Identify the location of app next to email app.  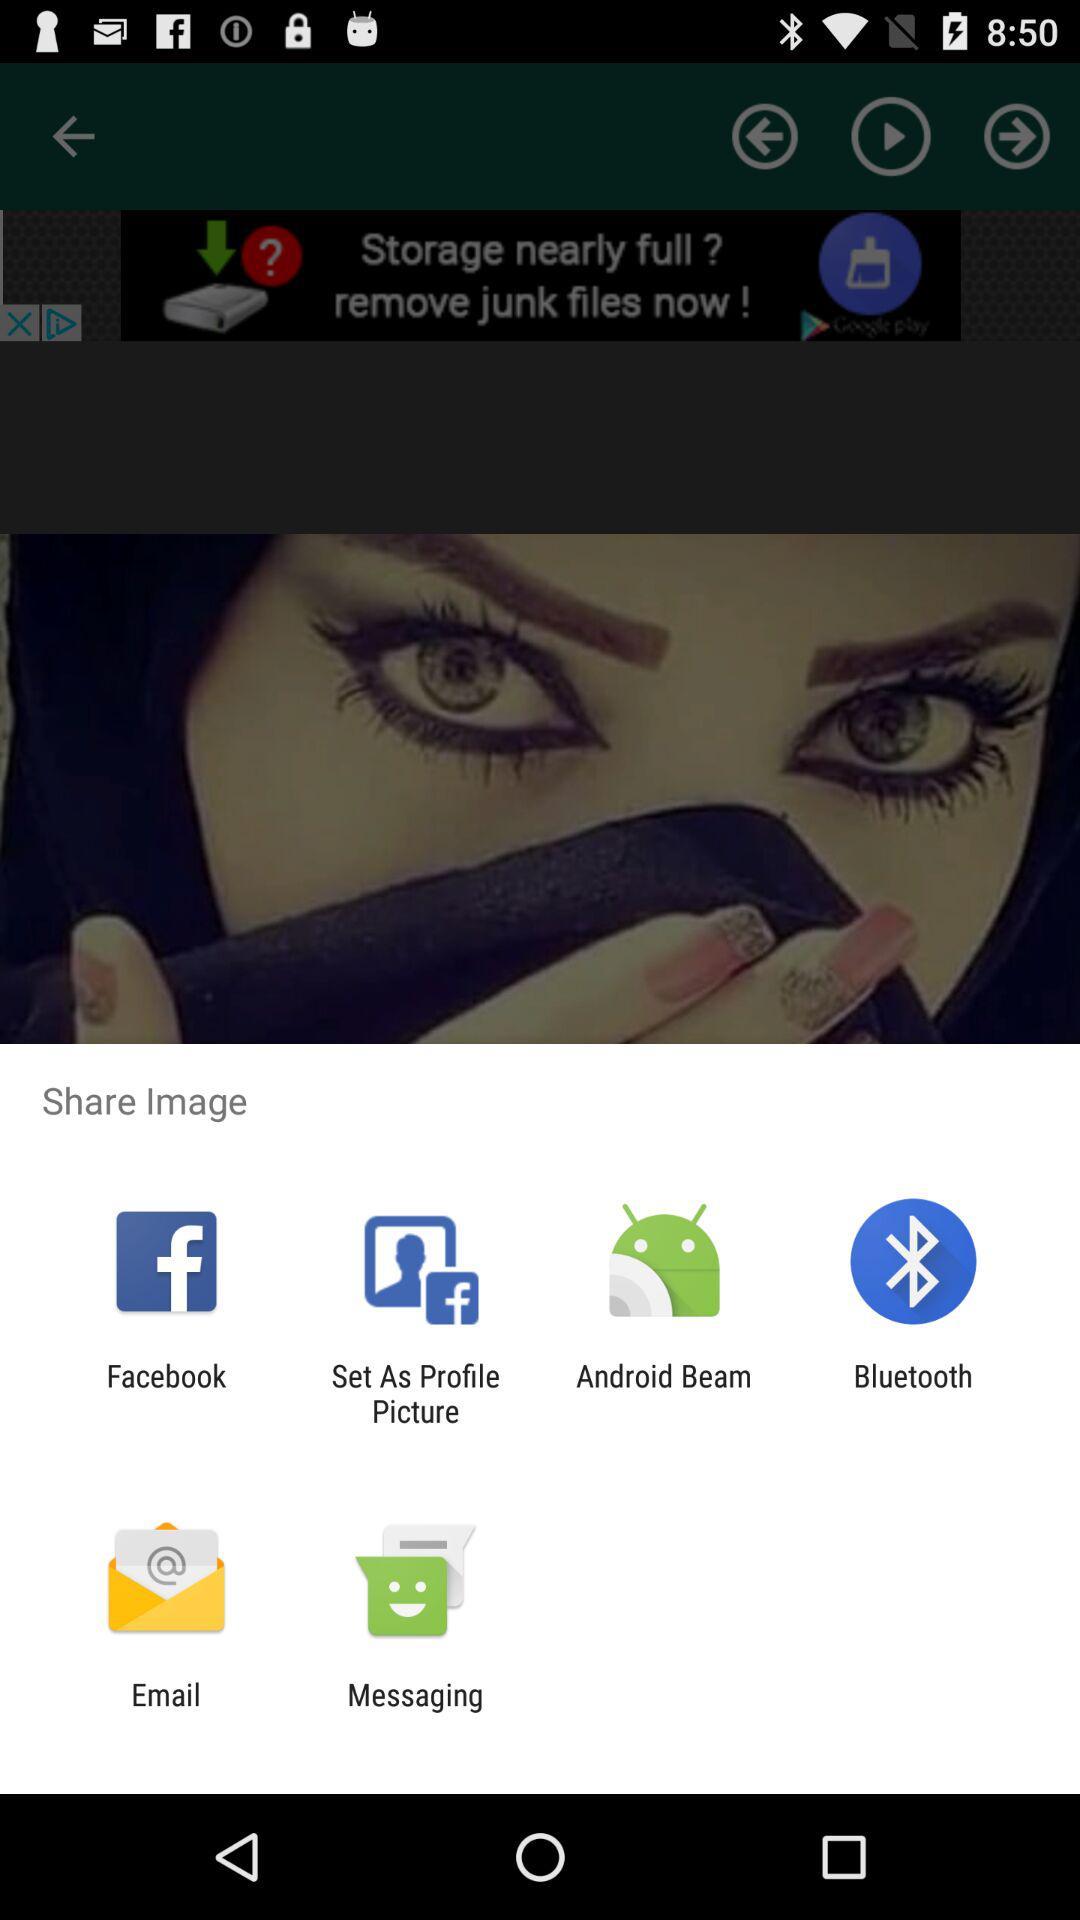
(414, 1711).